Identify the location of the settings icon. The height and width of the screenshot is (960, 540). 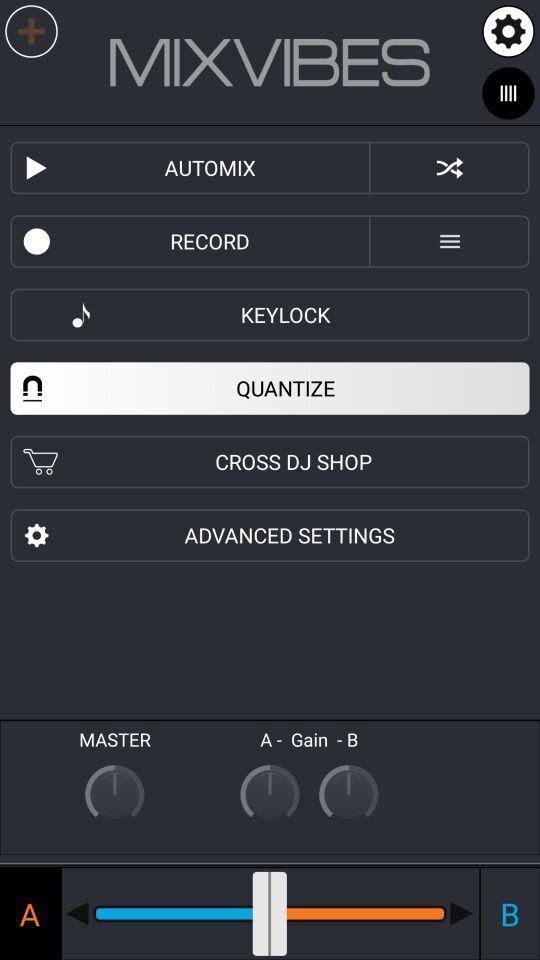
(508, 30).